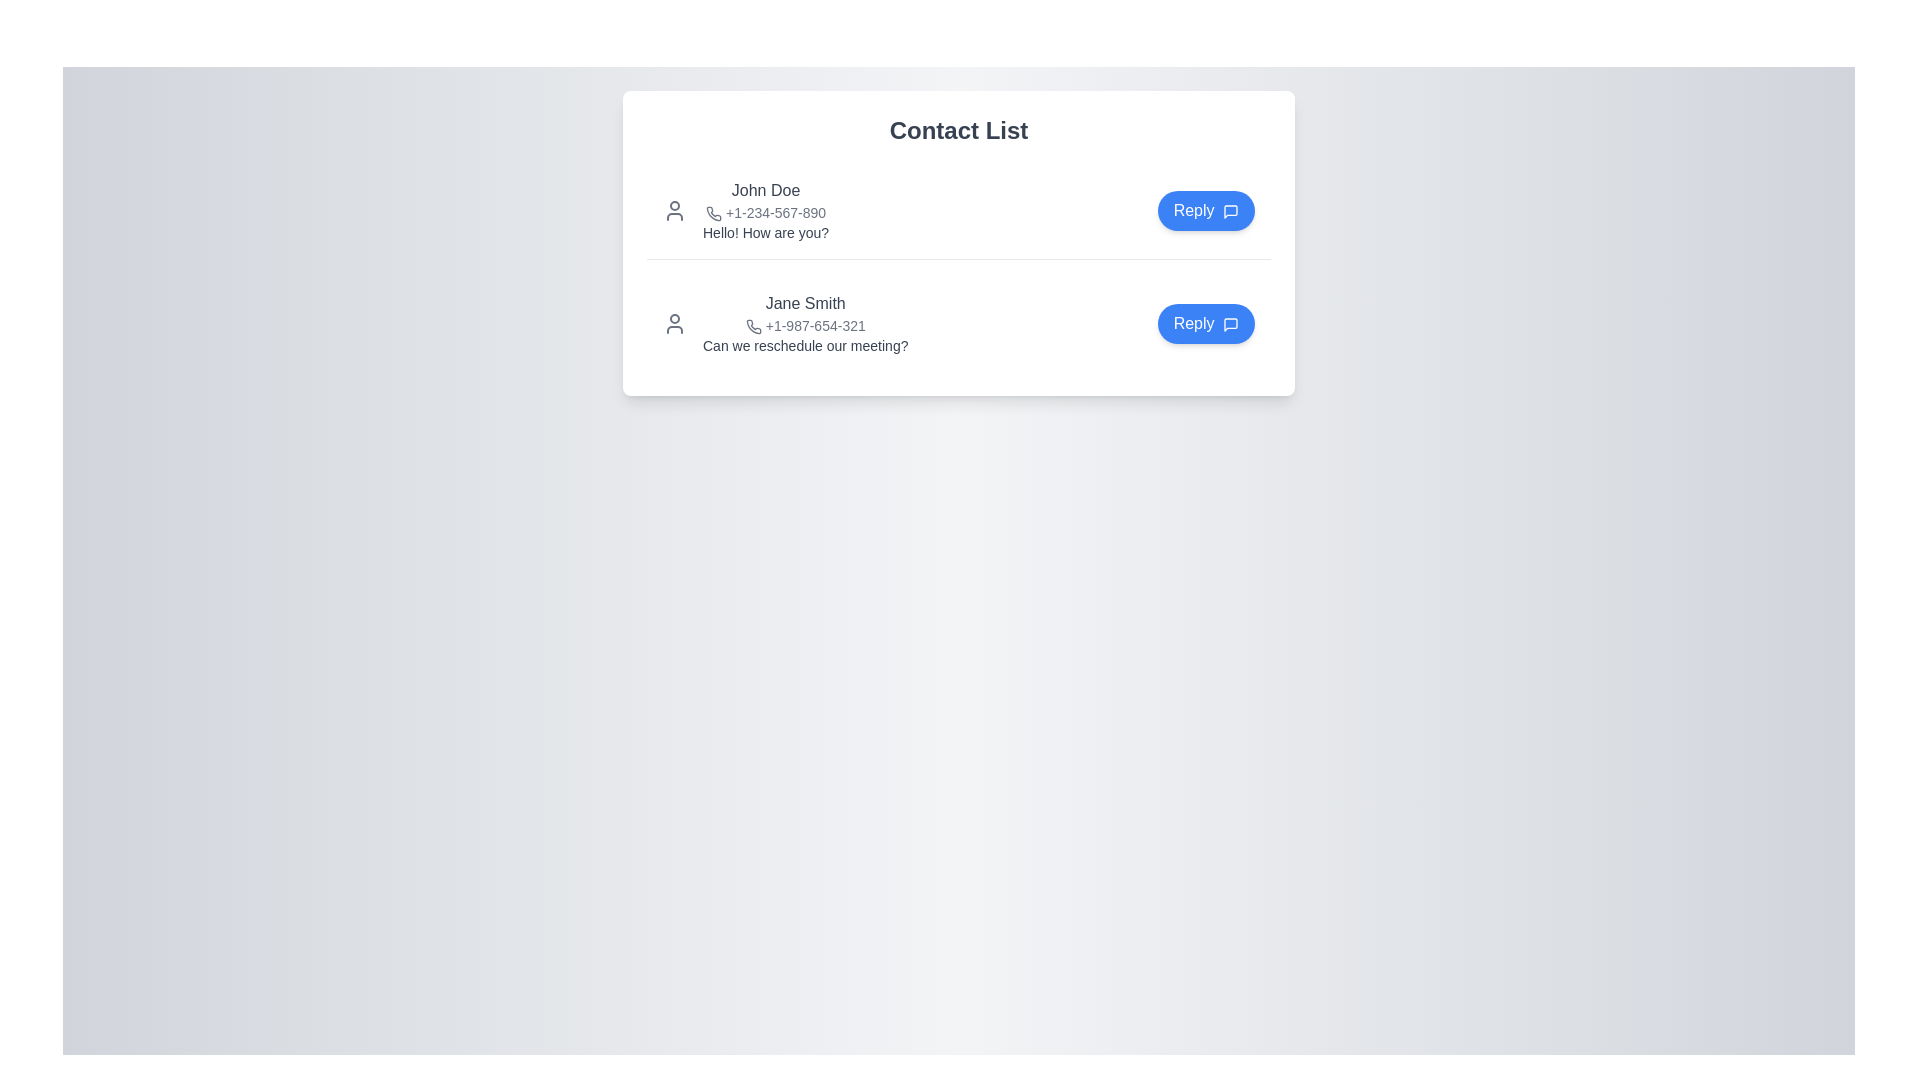  What do you see at coordinates (745, 211) in the screenshot?
I see `text content displayed in the Text Display for the contact 'John Doe', which includes the name, phone number, and message` at bounding box center [745, 211].